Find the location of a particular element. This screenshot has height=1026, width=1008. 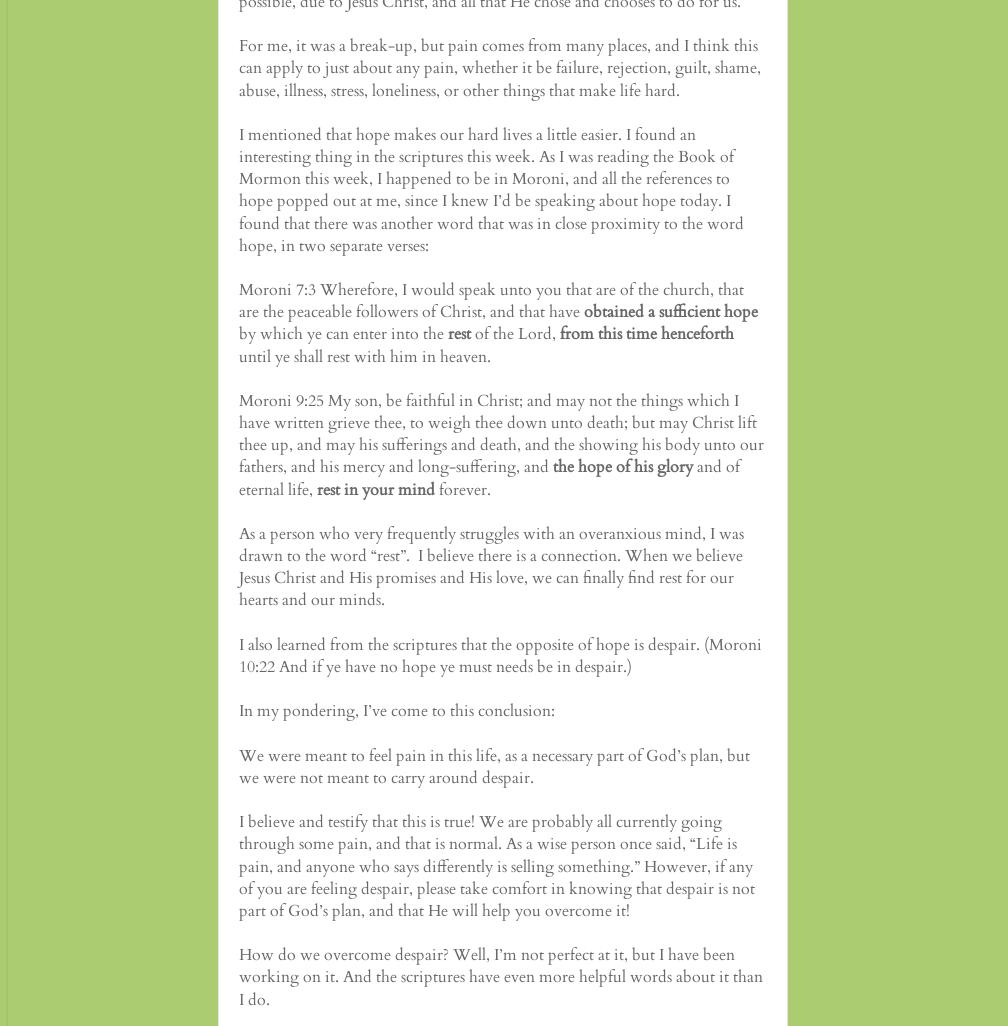

'from this time henceforth' is located at coordinates (647, 333).